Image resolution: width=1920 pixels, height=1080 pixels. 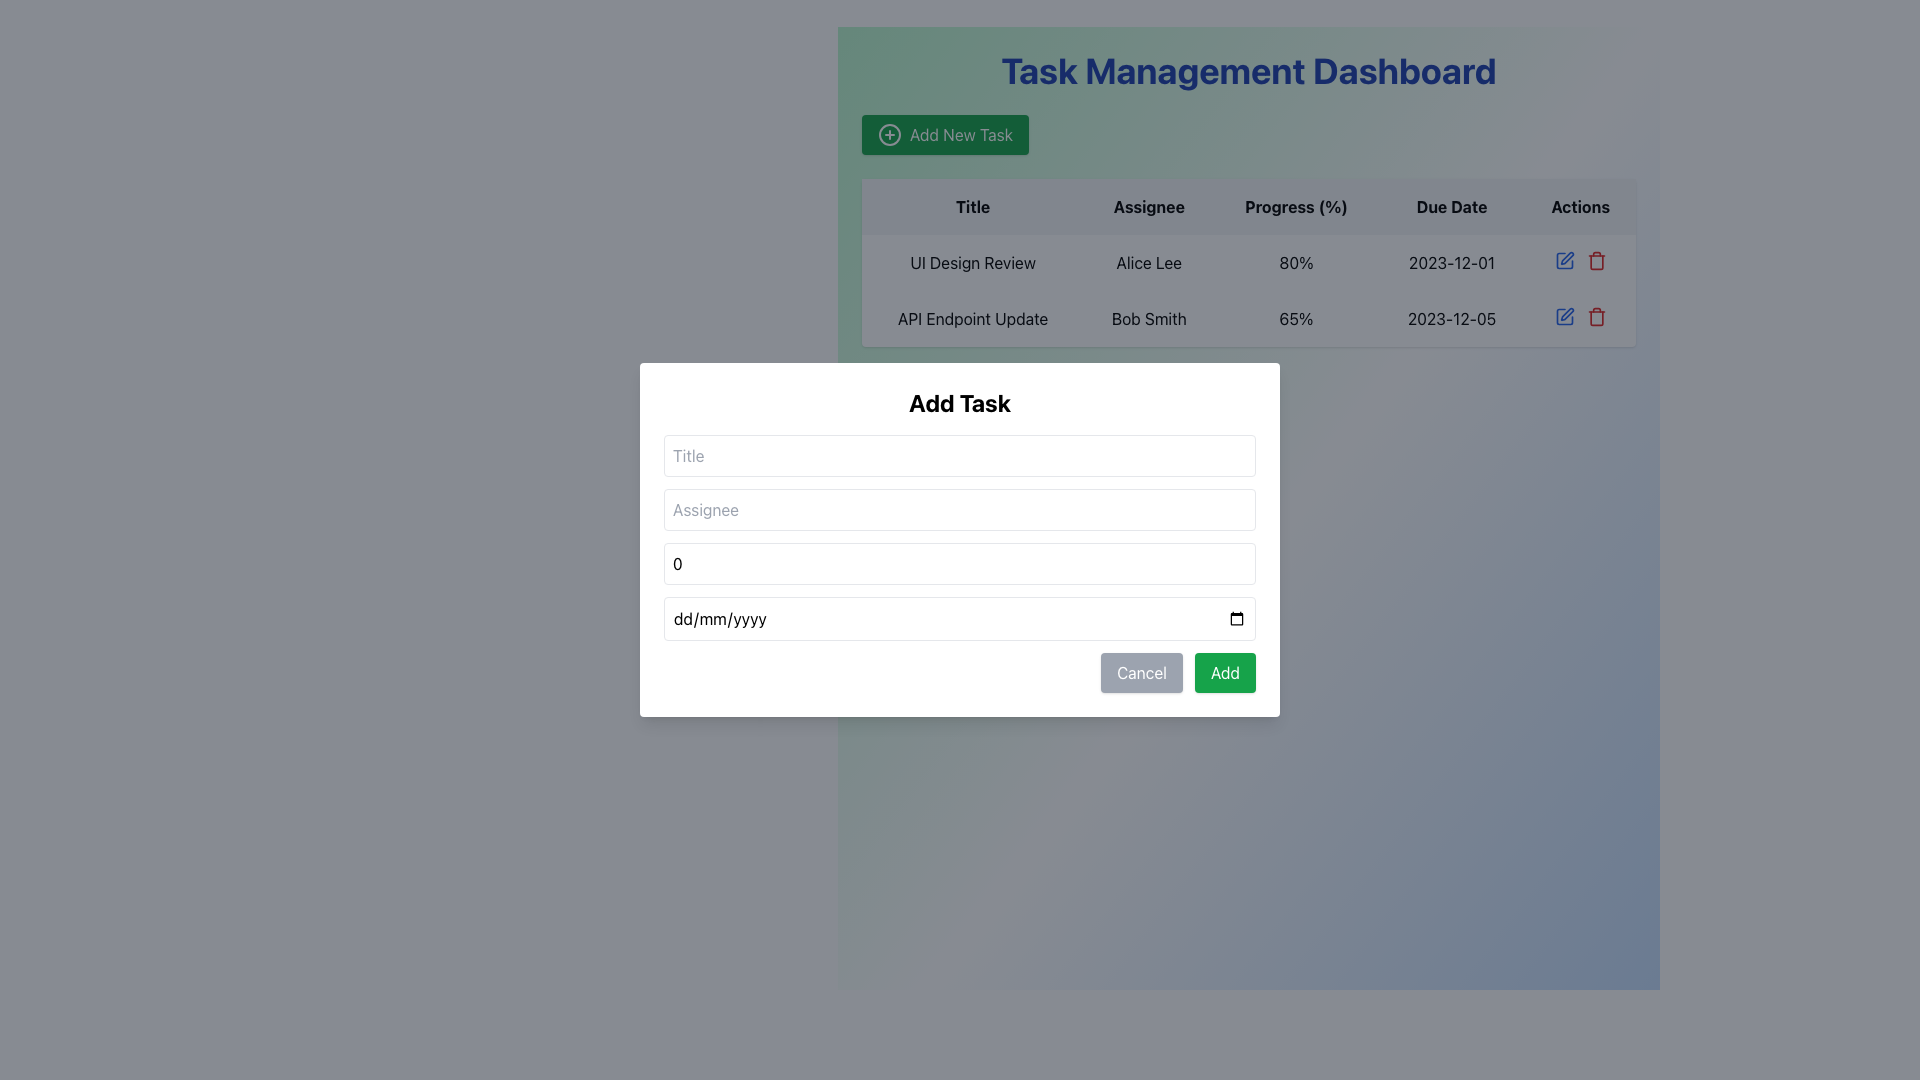 What do you see at coordinates (1579, 260) in the screenshot?
I see `the blue pencil icon in the action control group` at bounding box center [1579, 260].